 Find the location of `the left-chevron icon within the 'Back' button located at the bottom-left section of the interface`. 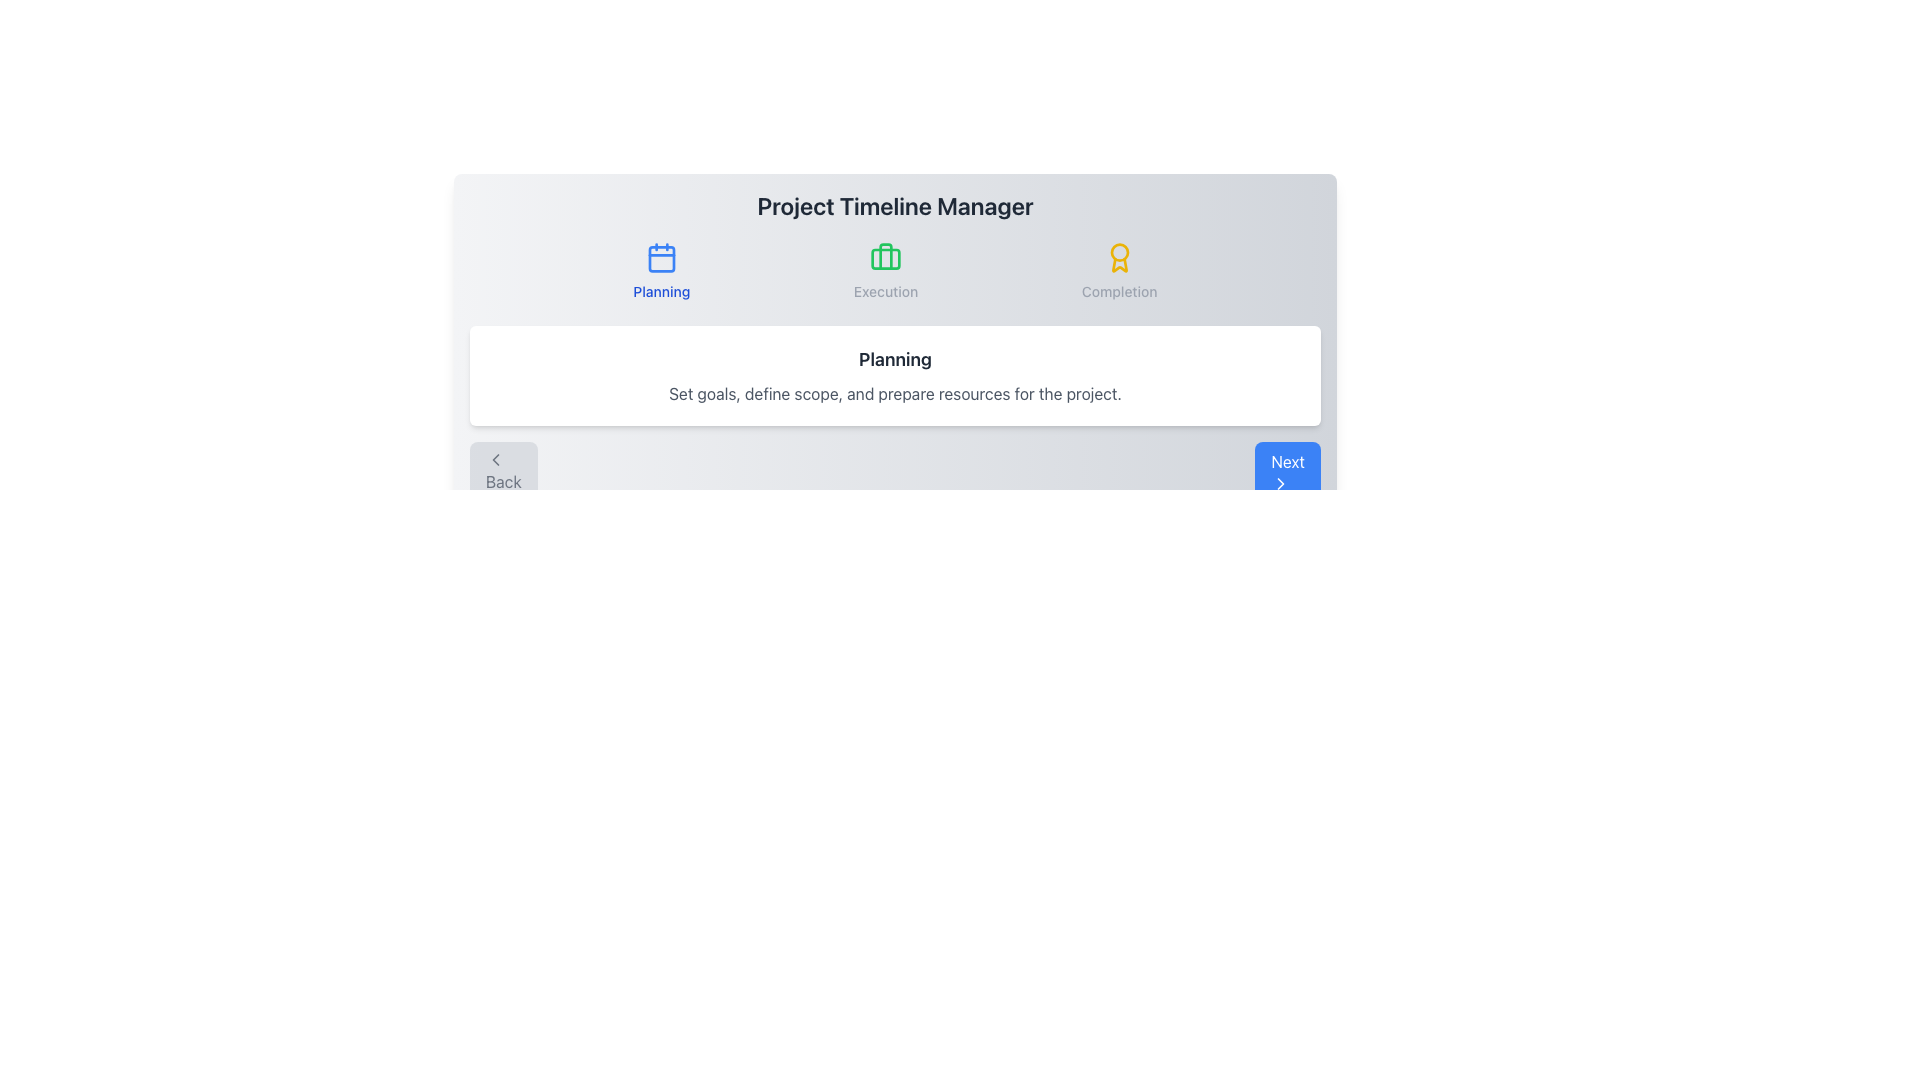

the left-chevron icon within the 'Back' button located at the bottom-left section of the interface is located at coordinates (495, 459).